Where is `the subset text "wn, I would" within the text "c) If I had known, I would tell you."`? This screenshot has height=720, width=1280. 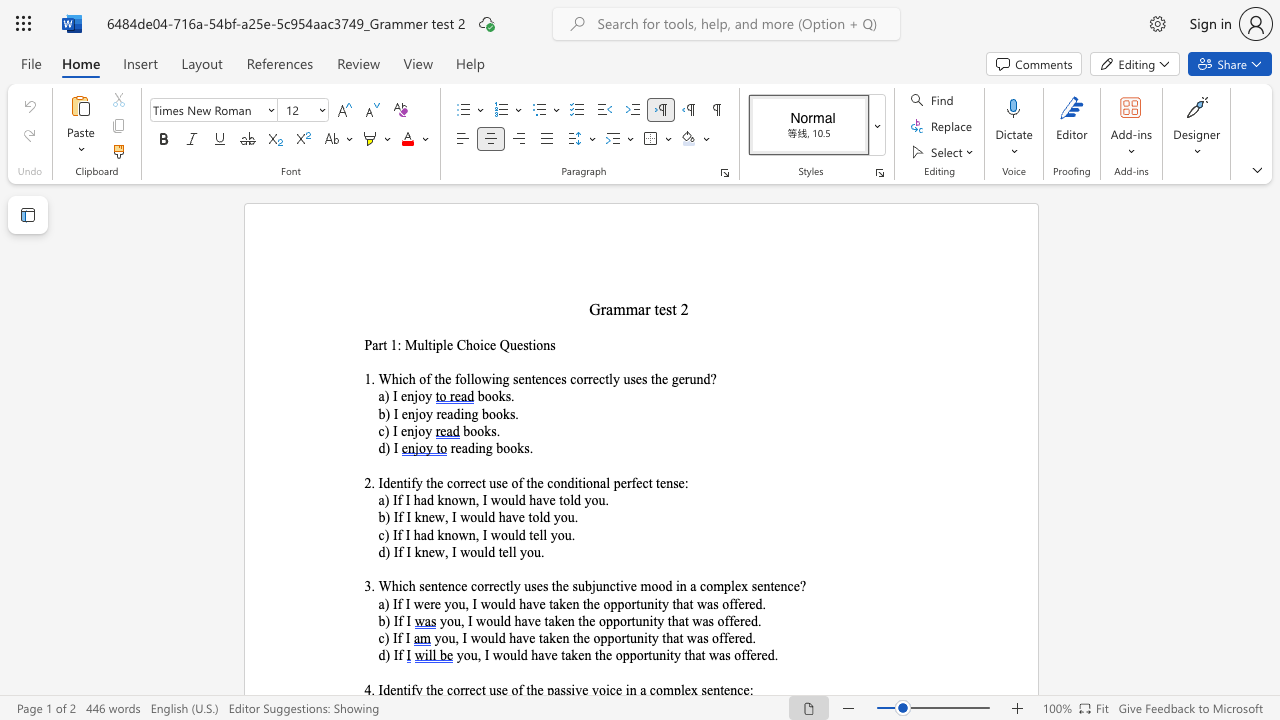
the subset text "wn, I would" within the text "c) If I had known, I would tell you." is located at coordinates (457, 534).